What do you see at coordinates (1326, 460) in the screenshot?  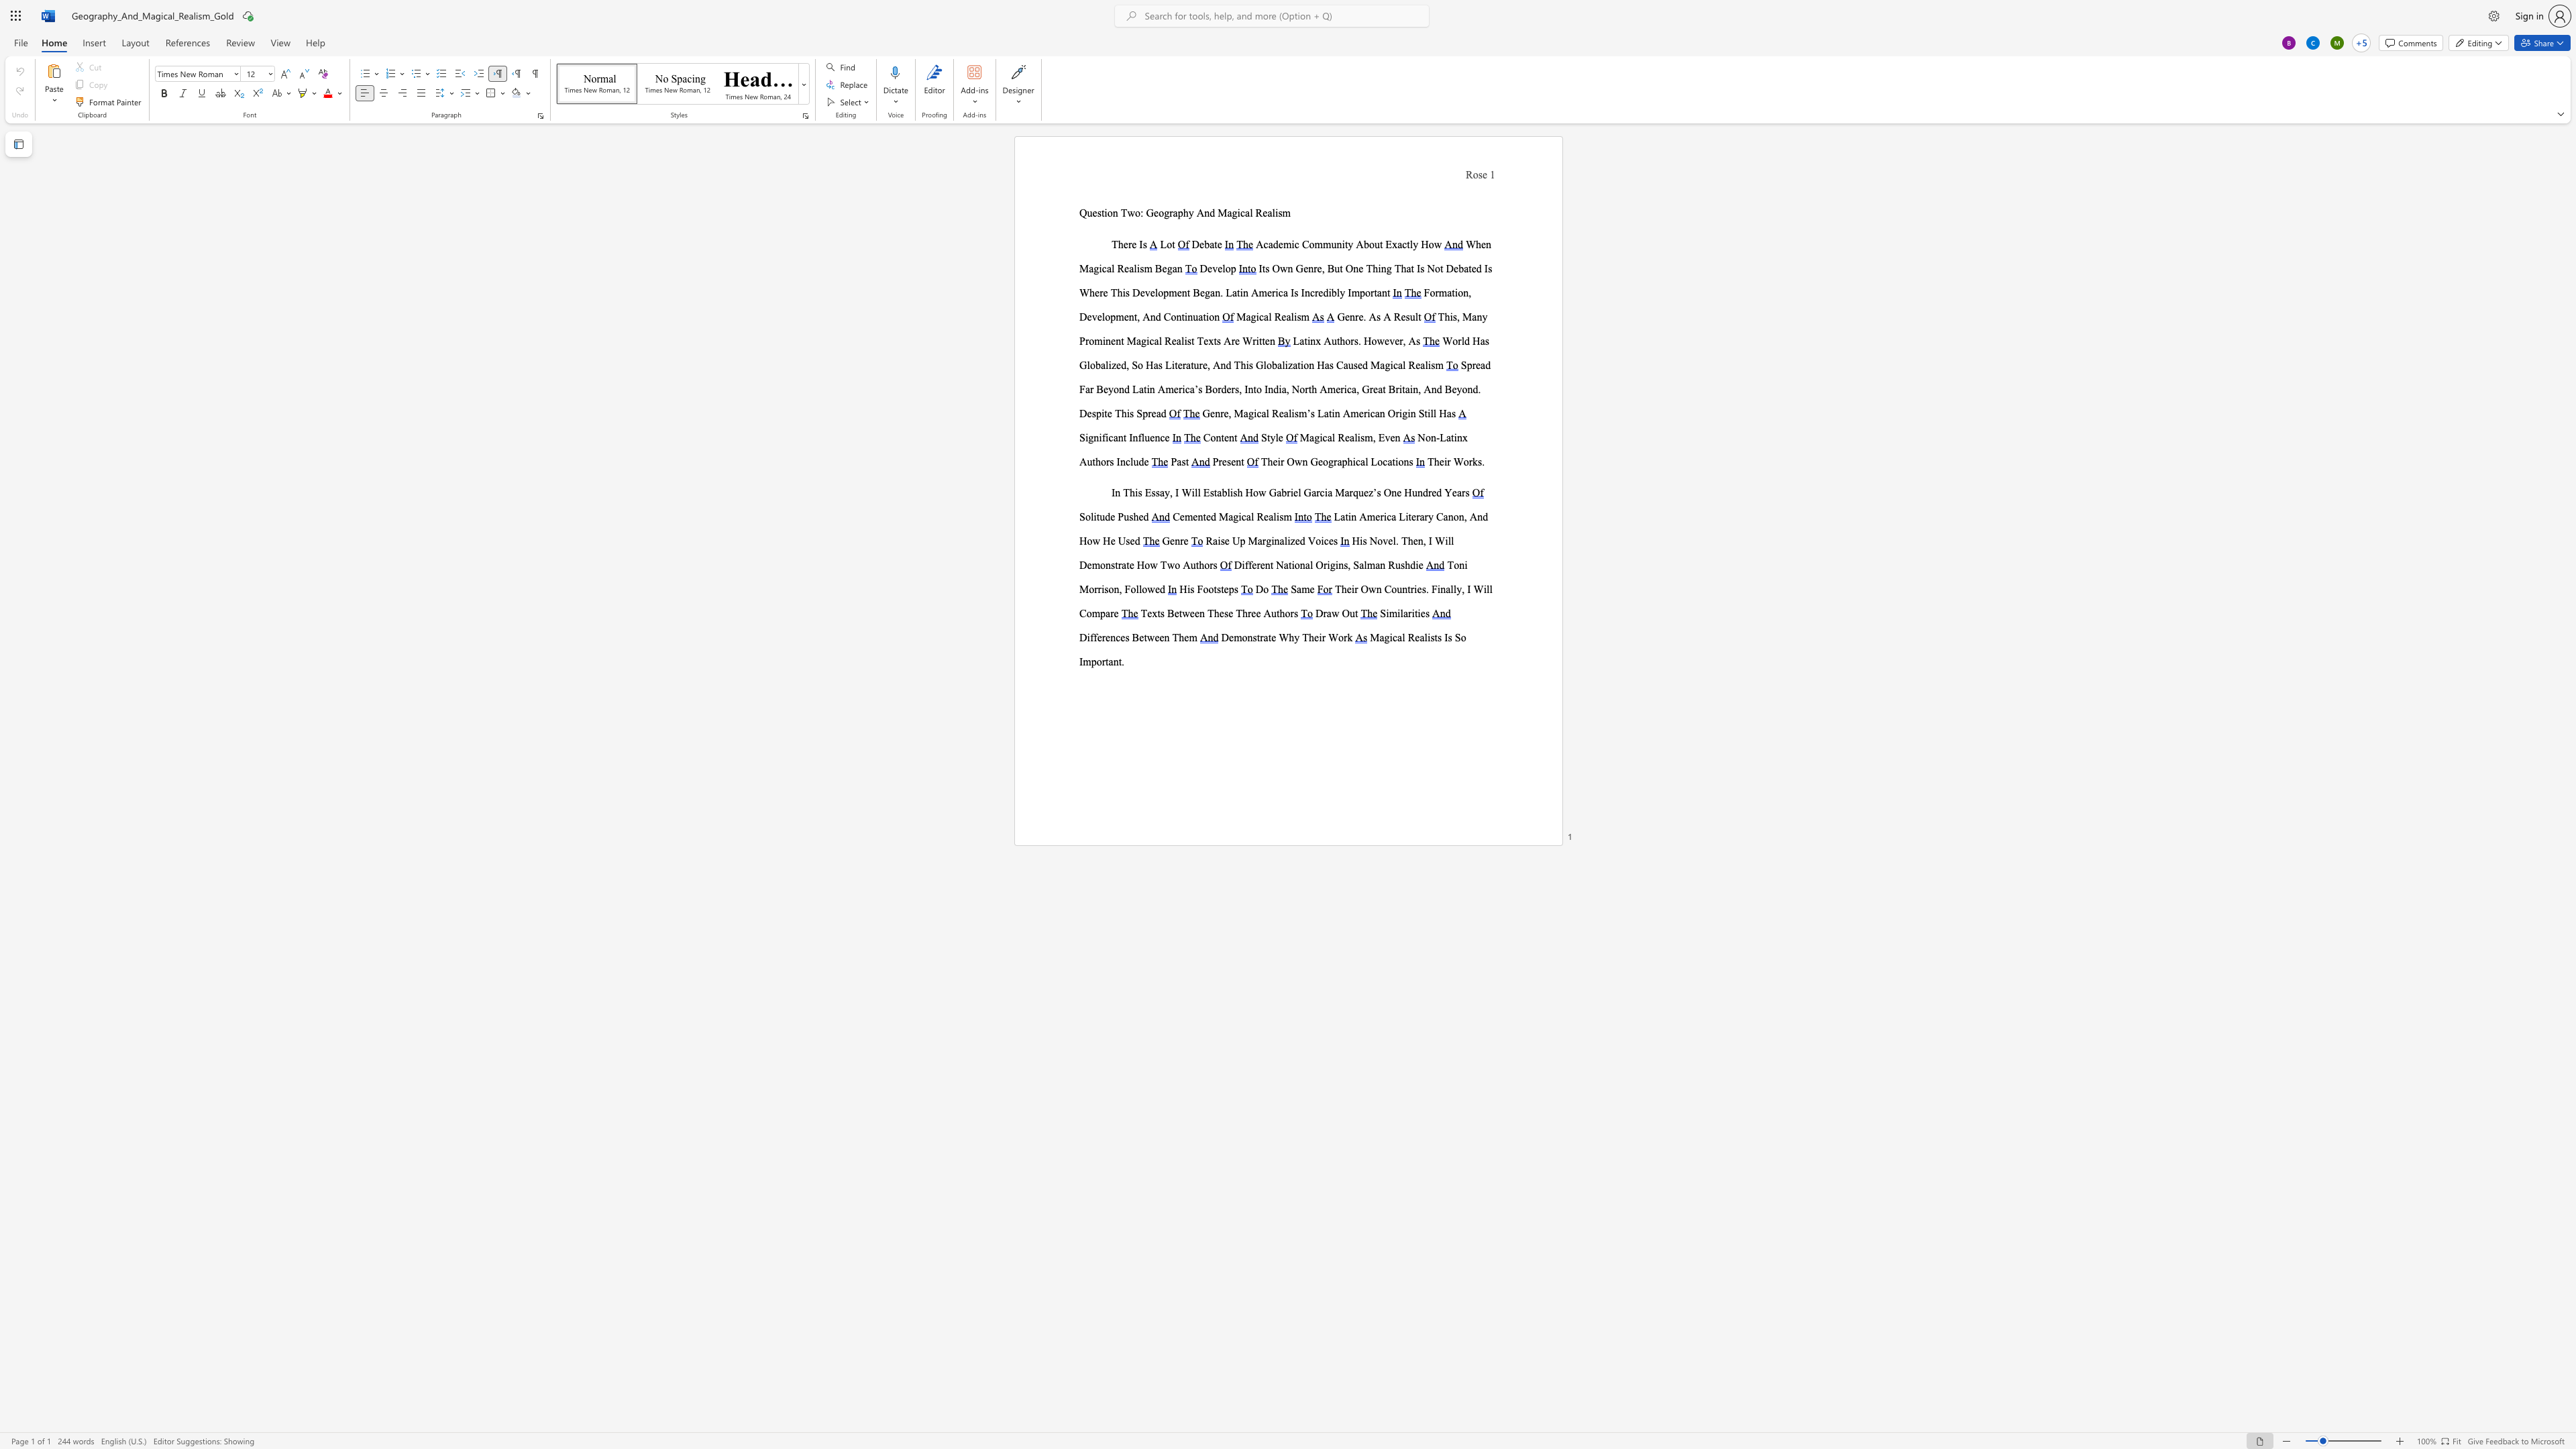 I see `the 1th character "o" in the text` at bounding box center [1326, 460].